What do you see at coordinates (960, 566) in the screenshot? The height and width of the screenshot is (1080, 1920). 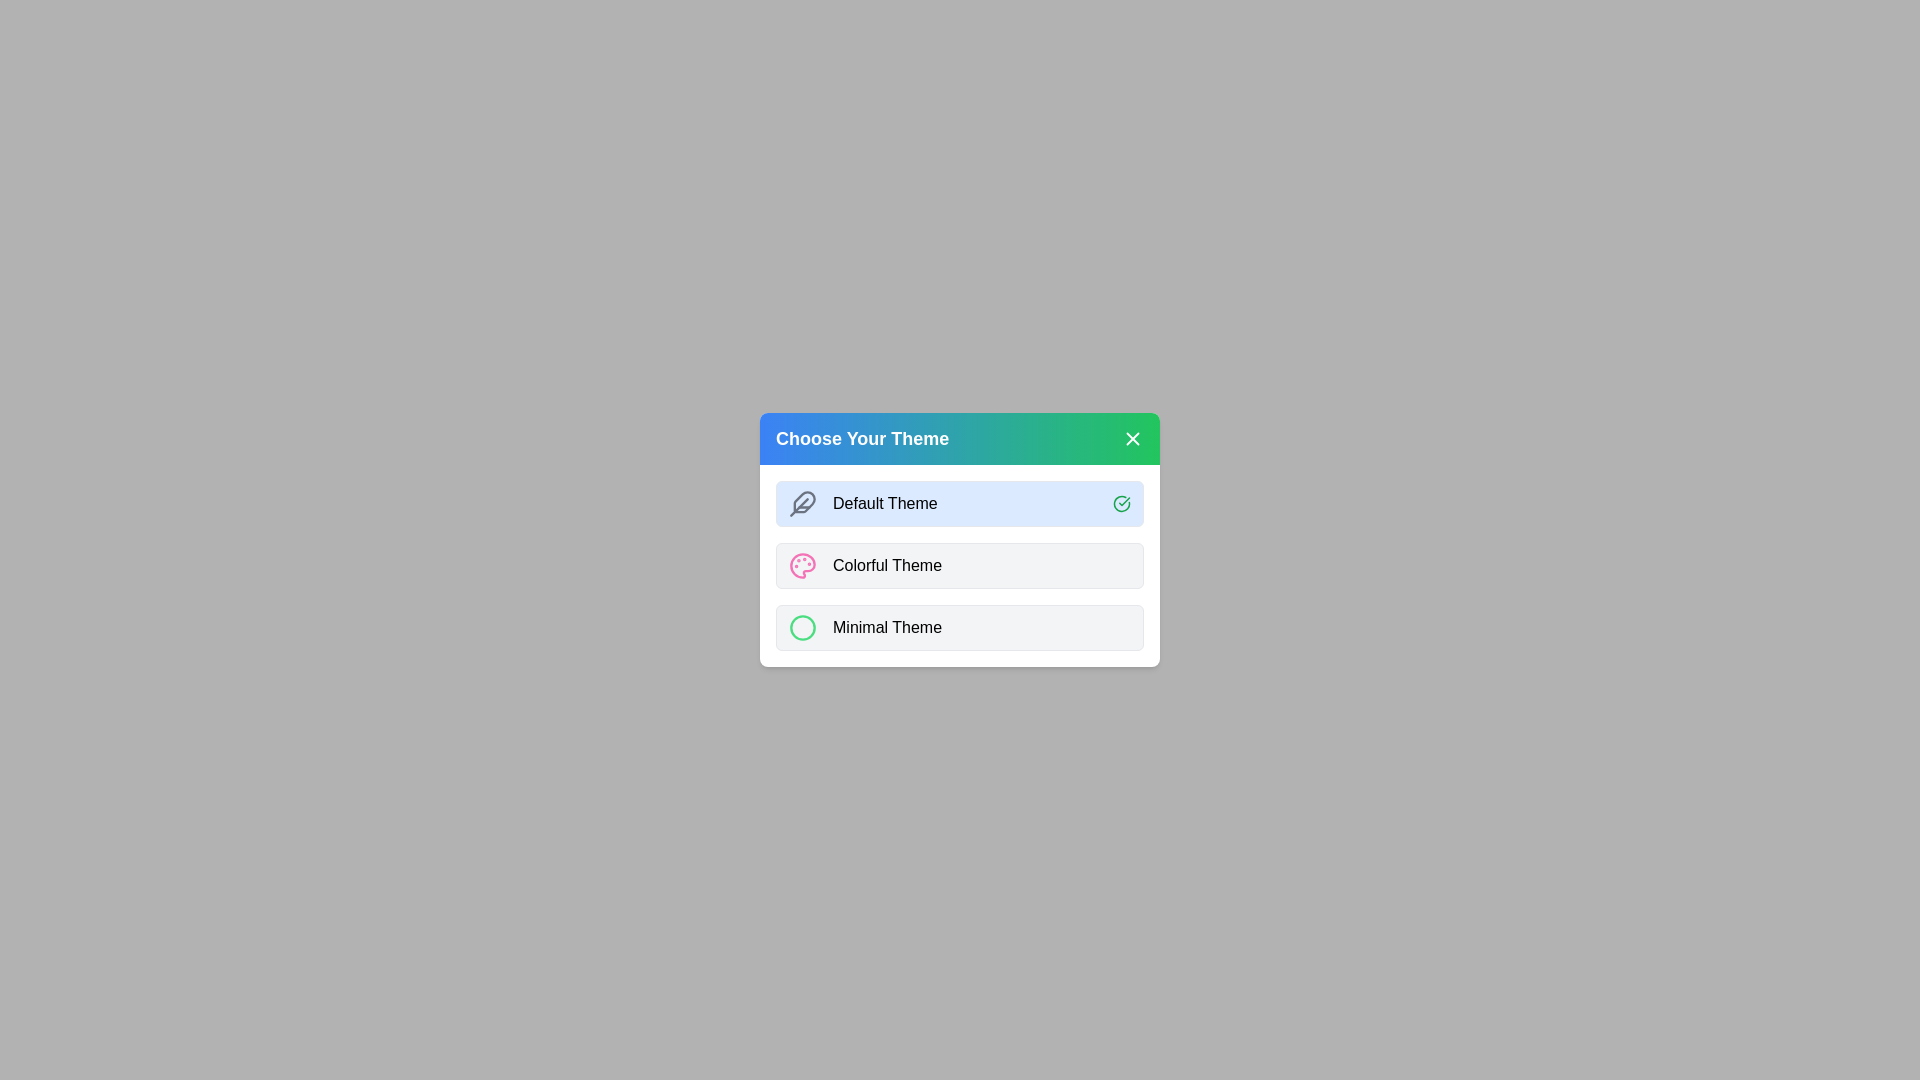 I see `the 'Colorful Theme' option in the dialog` at bounding box center [960, 566].